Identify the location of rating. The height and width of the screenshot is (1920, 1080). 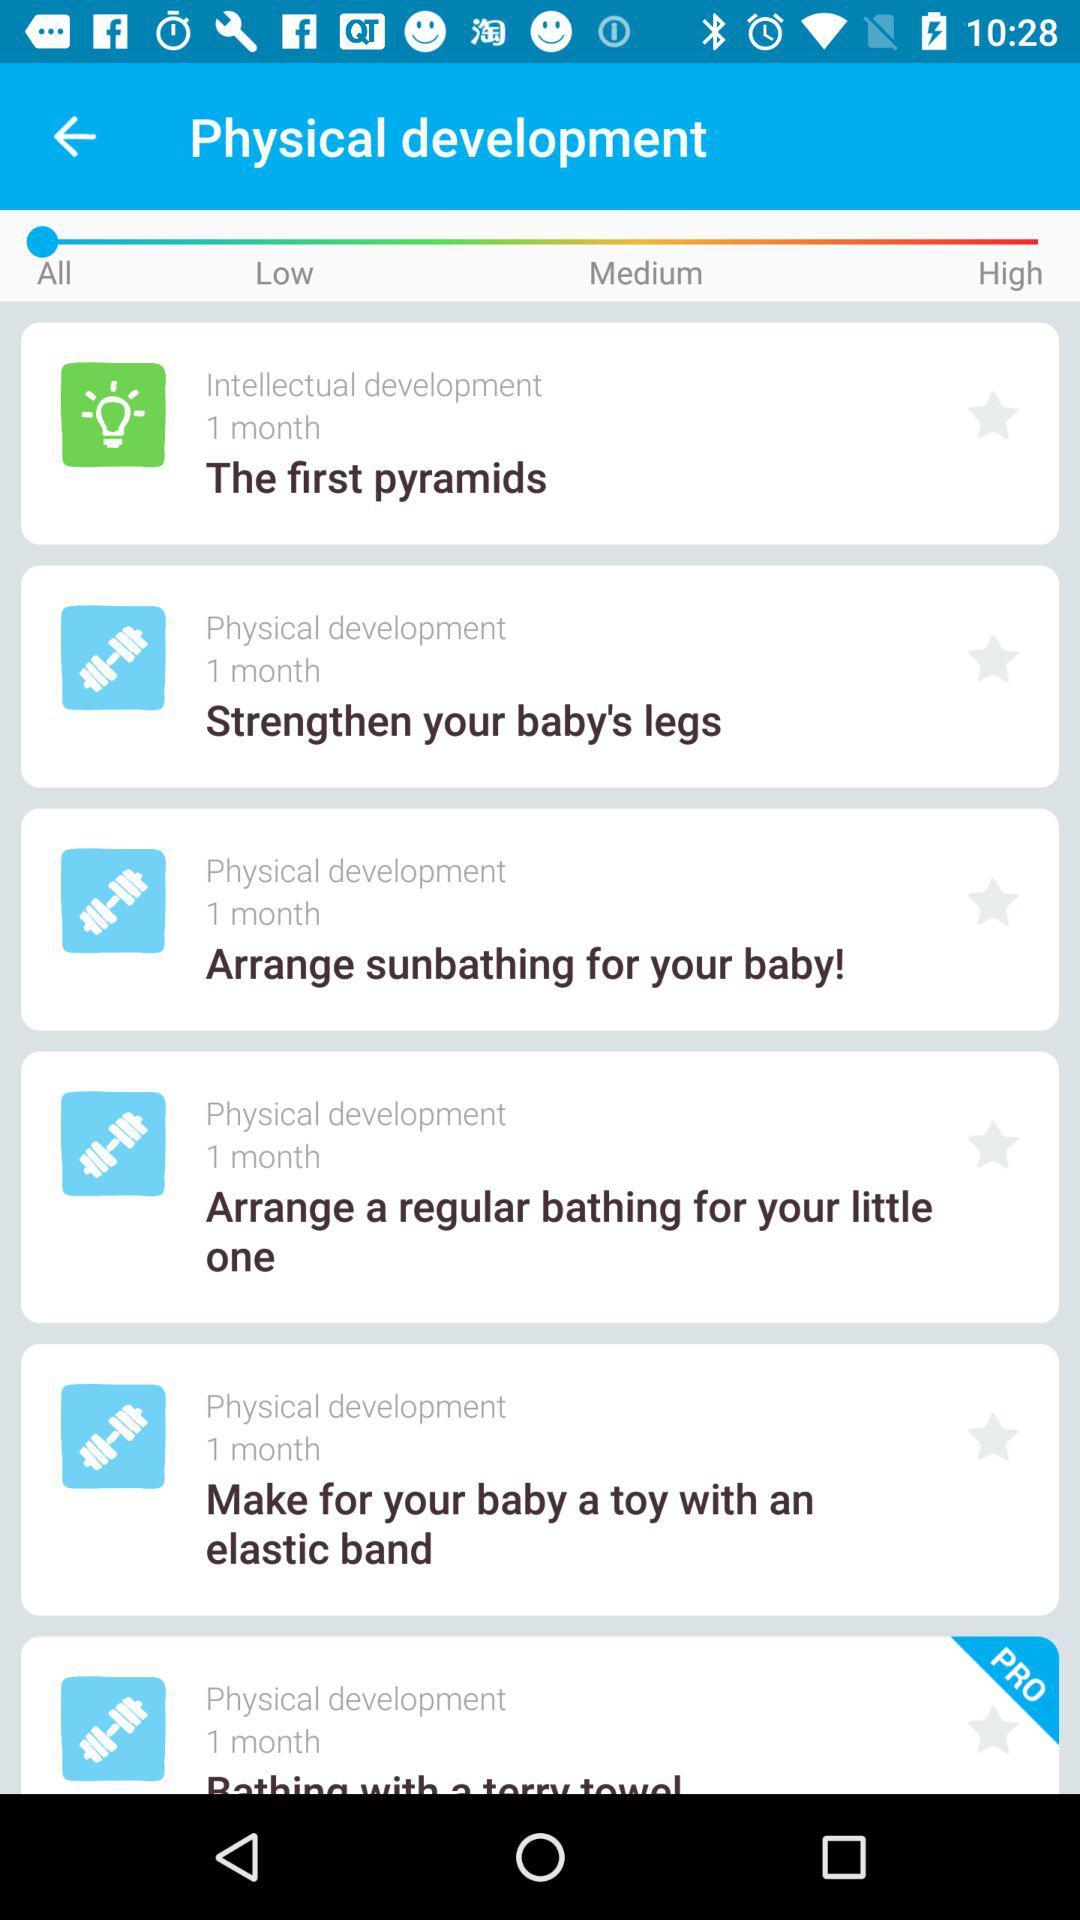
(993, 414).